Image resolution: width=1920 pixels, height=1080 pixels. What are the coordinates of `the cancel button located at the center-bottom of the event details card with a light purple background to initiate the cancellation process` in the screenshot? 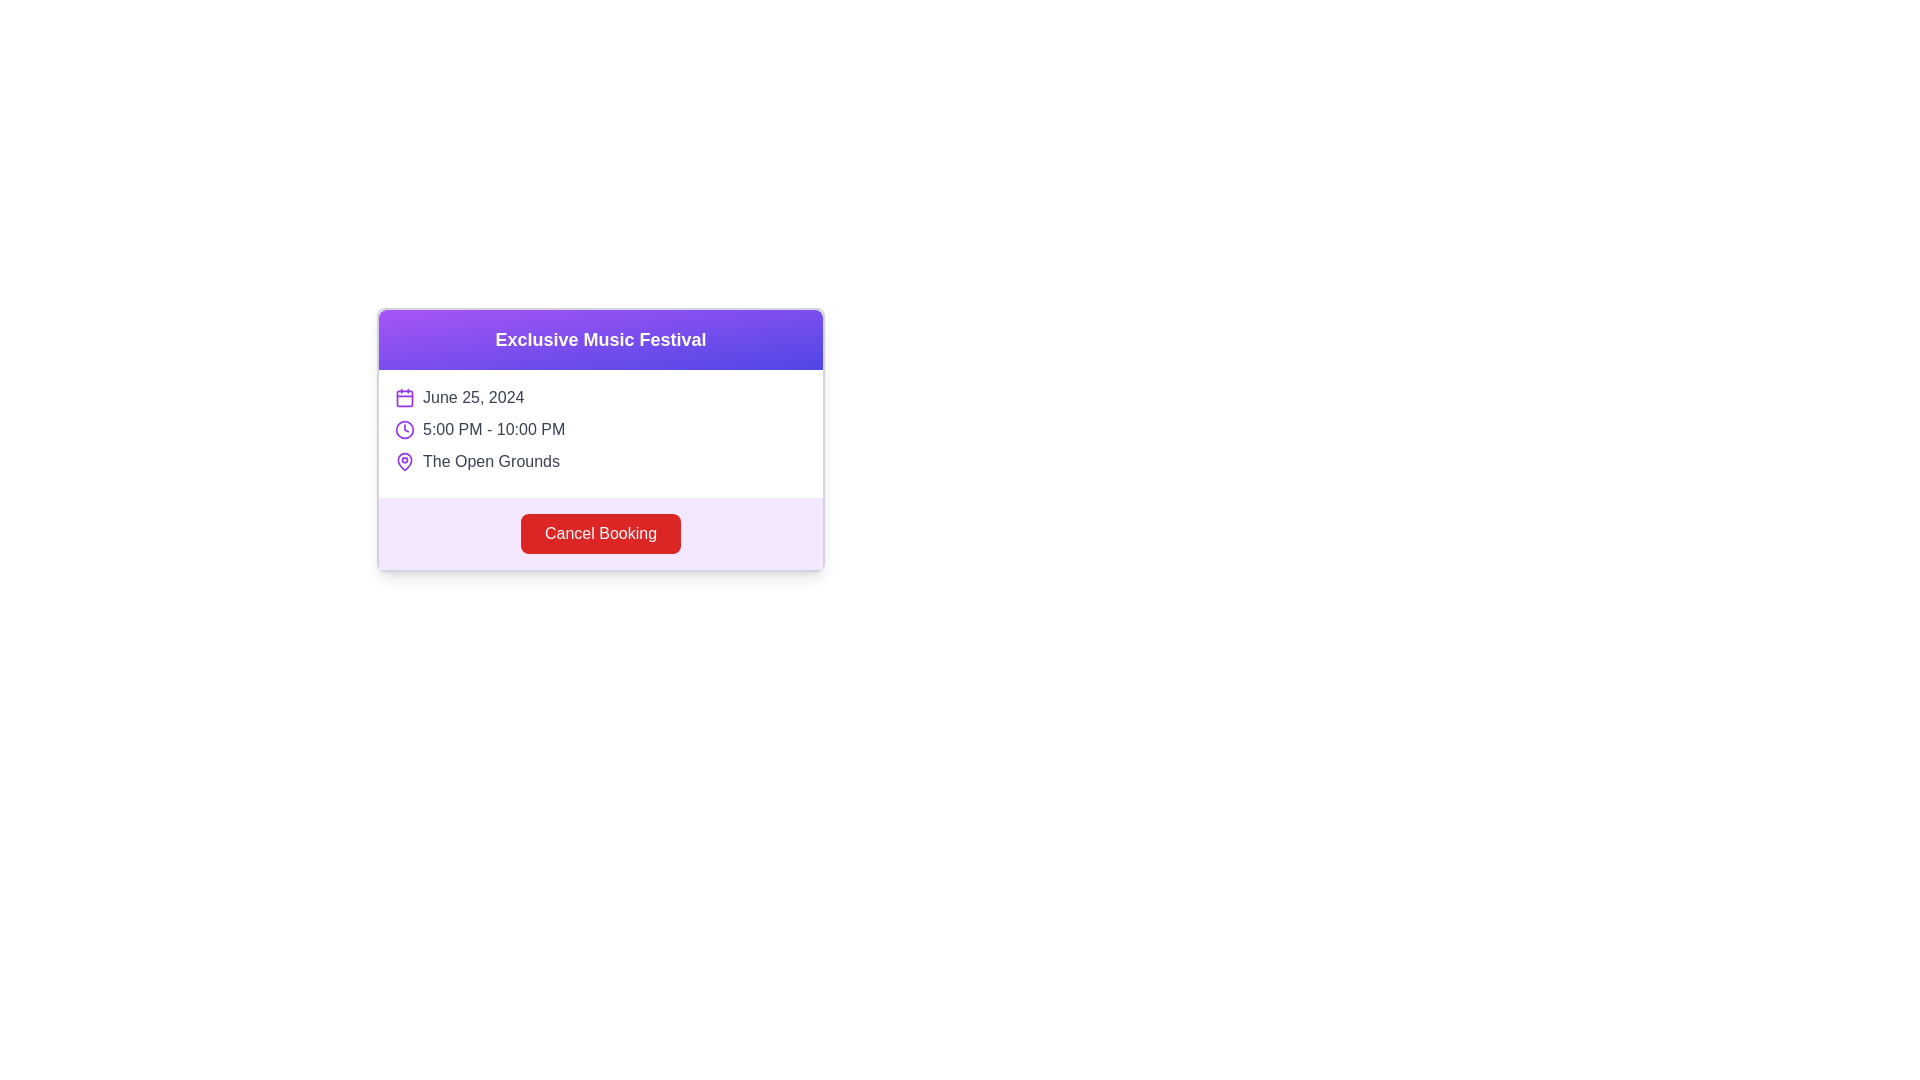 It's located at (599, 532).